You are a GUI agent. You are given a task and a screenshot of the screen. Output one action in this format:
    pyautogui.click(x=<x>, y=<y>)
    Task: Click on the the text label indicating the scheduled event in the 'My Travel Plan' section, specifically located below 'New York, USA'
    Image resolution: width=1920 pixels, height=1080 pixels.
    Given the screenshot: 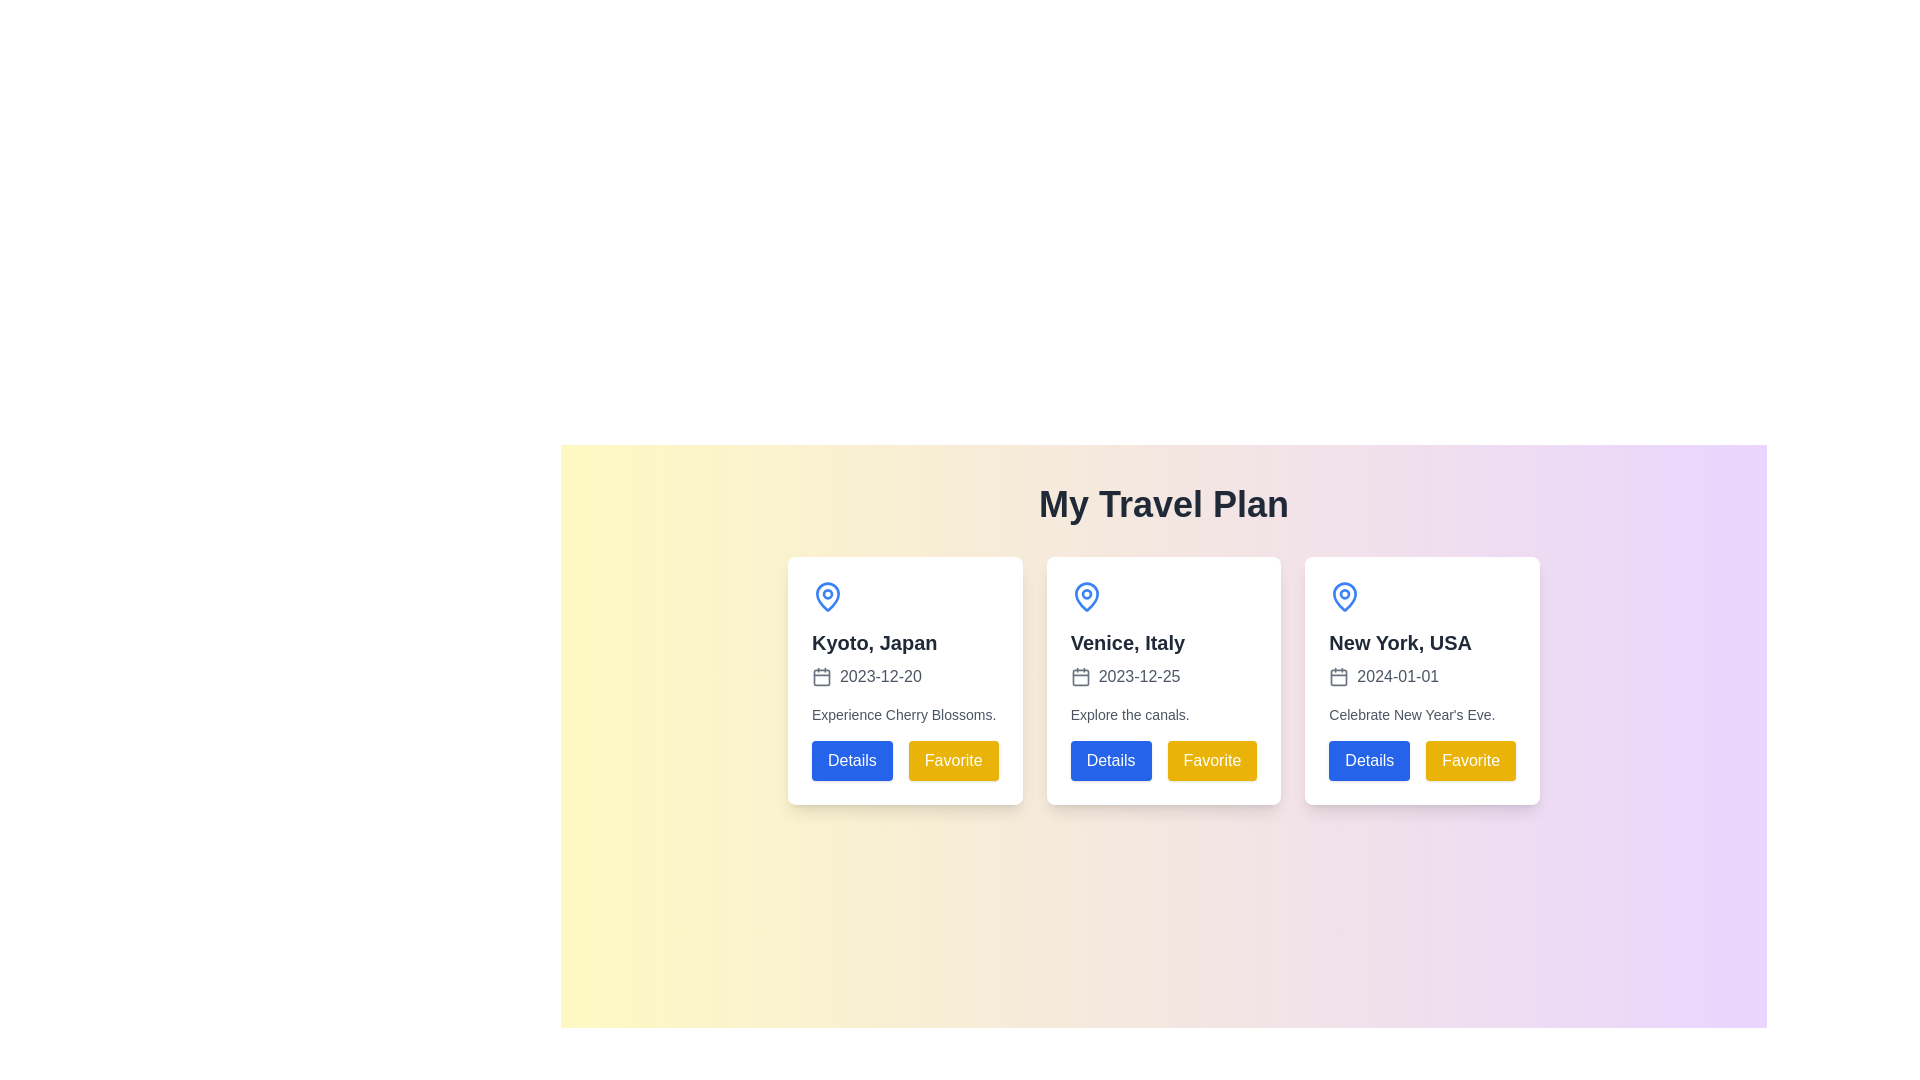 What is the action you would take?
    pyautogui.click(x=1383, y=676)
    